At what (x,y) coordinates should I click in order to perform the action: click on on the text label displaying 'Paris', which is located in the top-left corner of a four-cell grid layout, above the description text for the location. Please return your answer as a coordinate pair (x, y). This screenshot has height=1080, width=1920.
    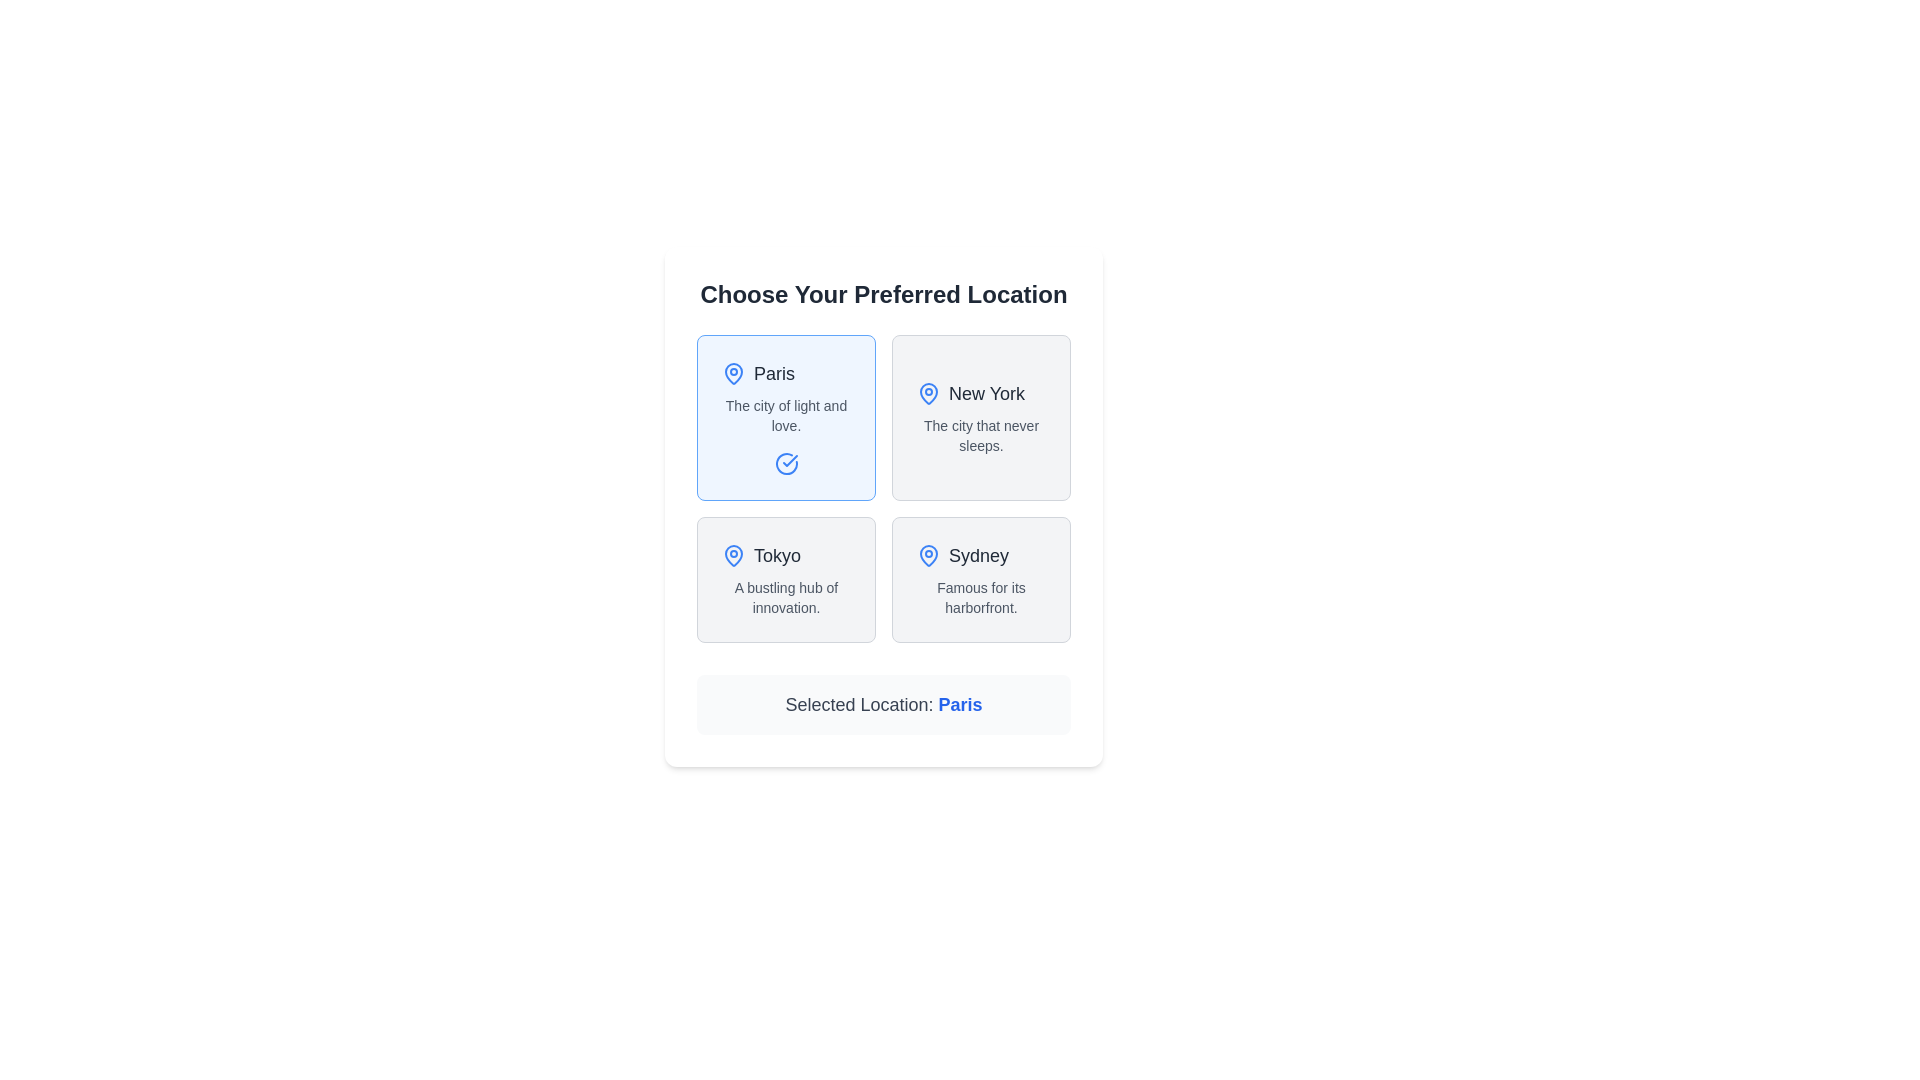
    Looking at the image, I should click on (773, 374).